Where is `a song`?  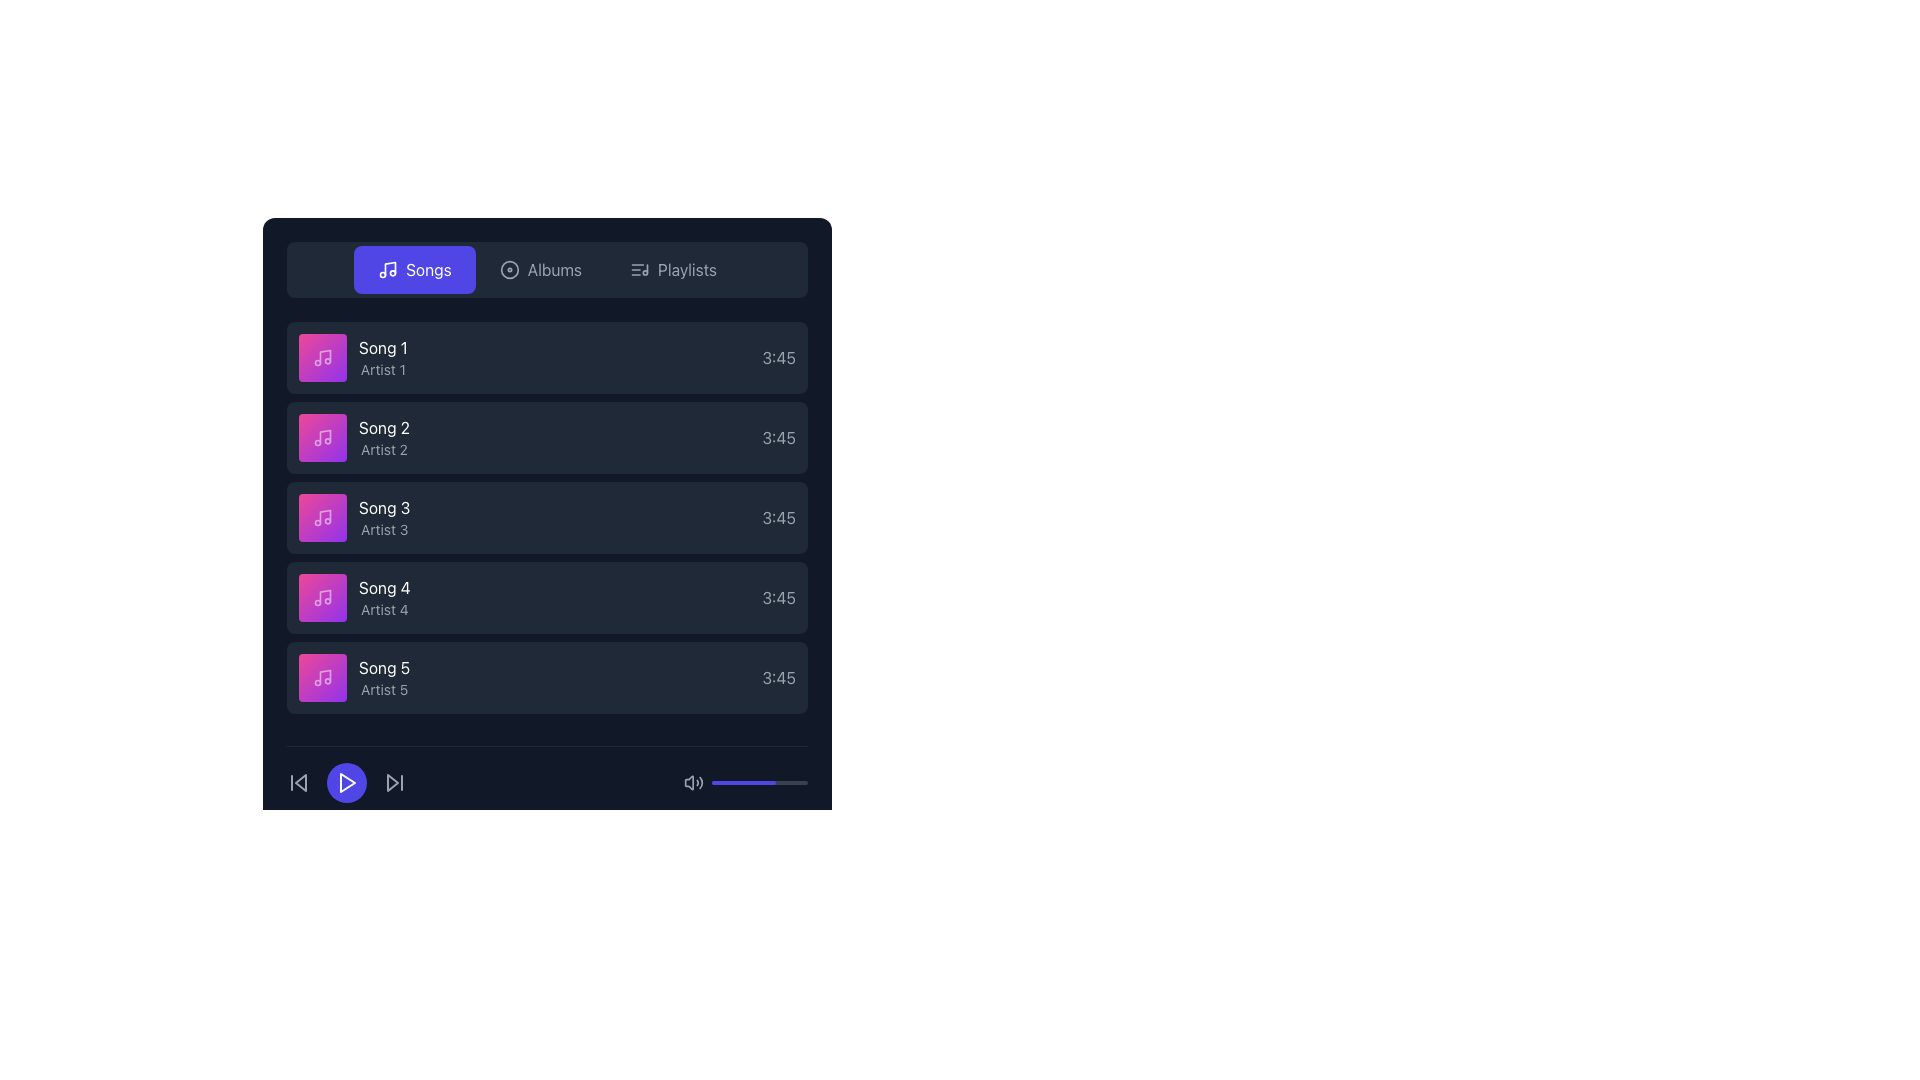
a song is located at coordinates (547, 516).